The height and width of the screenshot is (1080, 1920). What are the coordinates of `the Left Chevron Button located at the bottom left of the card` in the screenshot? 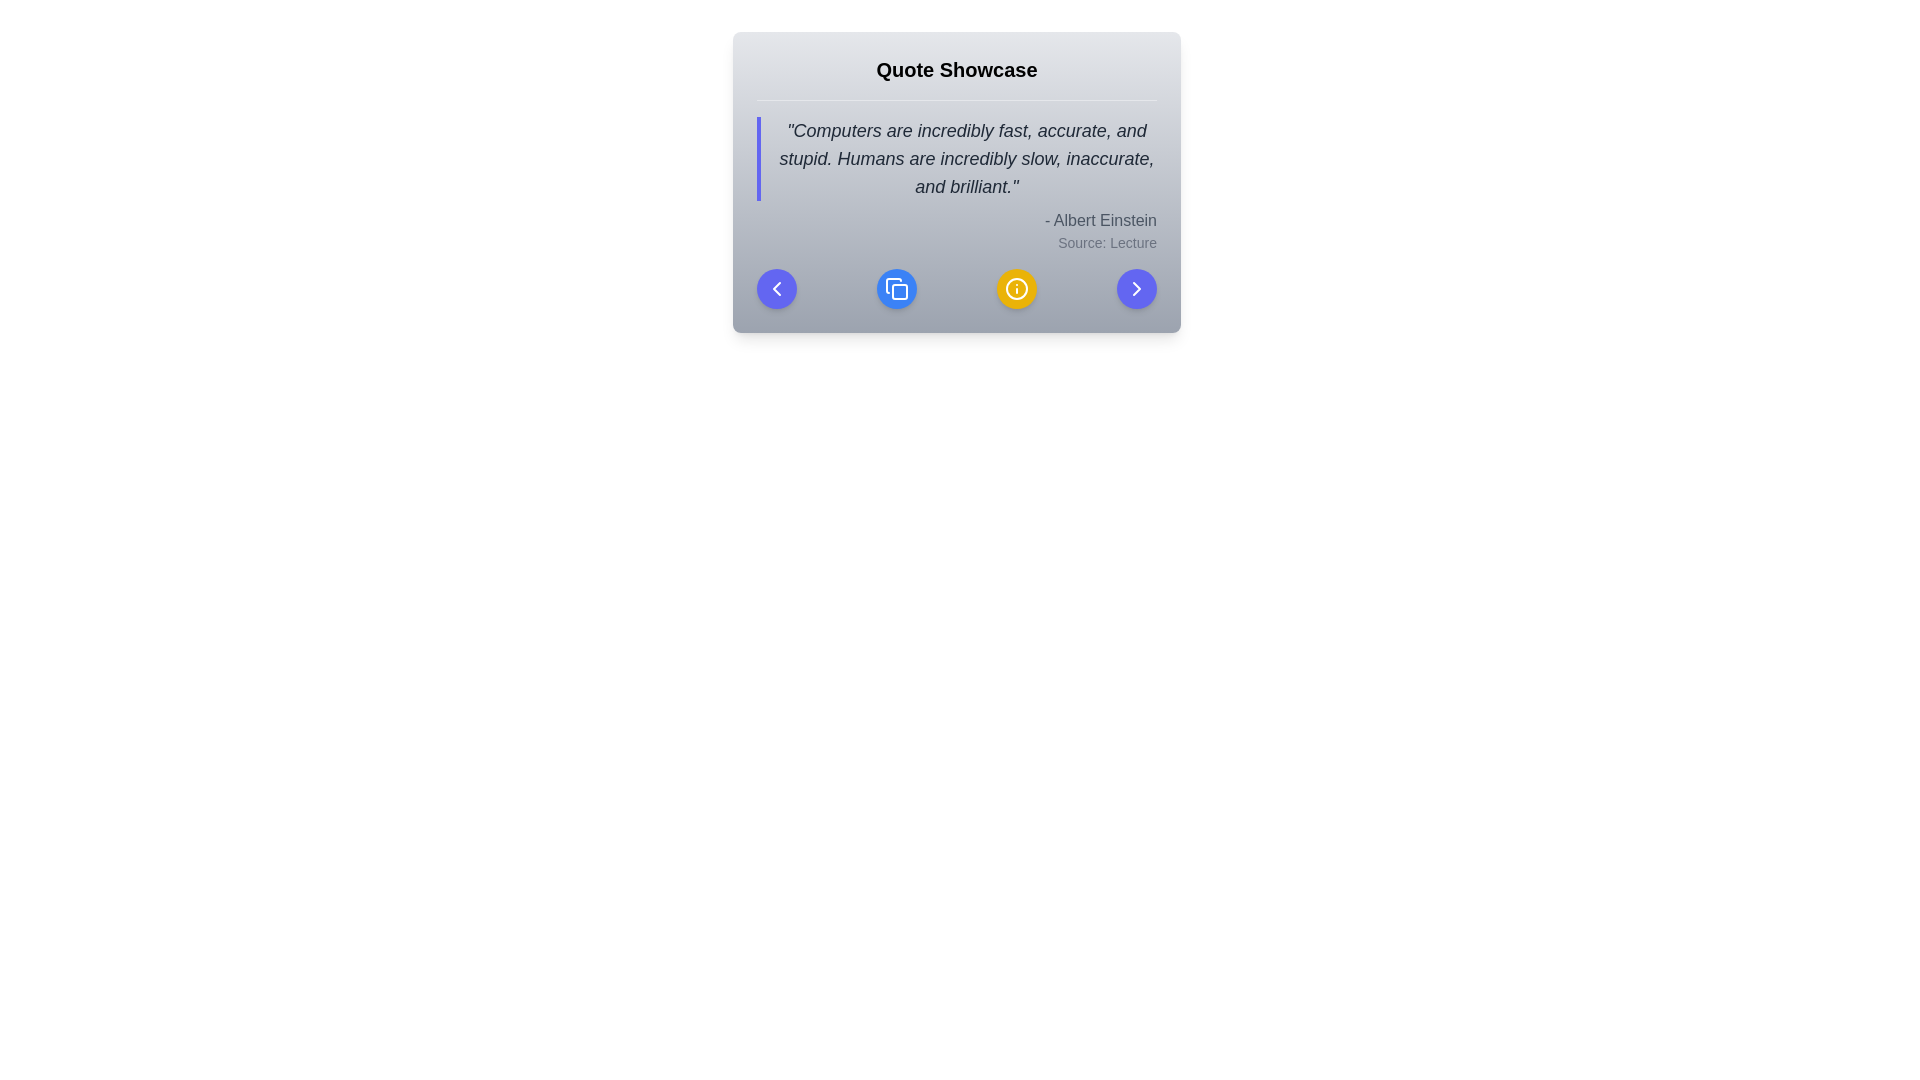 It's located at (776, 289).